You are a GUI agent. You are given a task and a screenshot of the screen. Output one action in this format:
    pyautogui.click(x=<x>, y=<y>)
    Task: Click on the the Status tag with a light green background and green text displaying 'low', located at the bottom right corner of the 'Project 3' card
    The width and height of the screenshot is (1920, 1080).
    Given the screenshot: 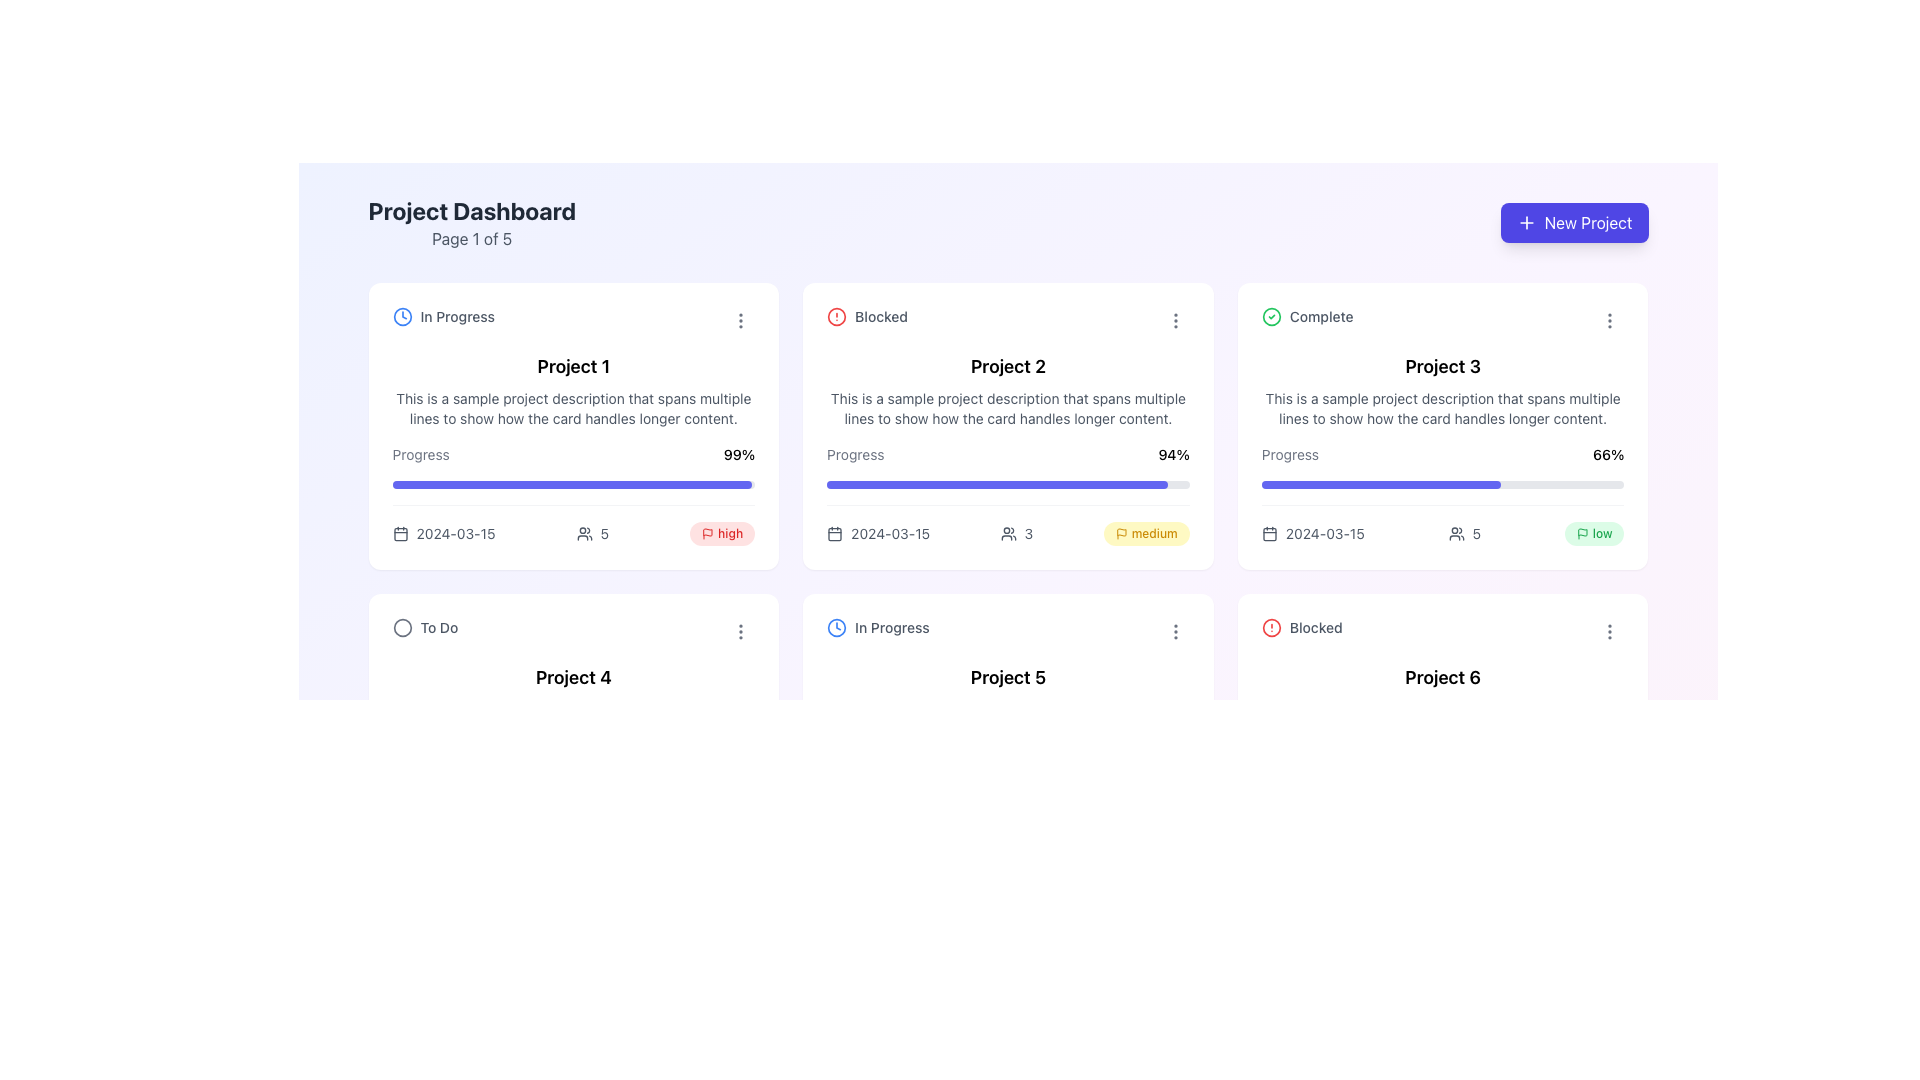 What is the action you would take?
    pyautogui.click(x=1593, y=532)
    